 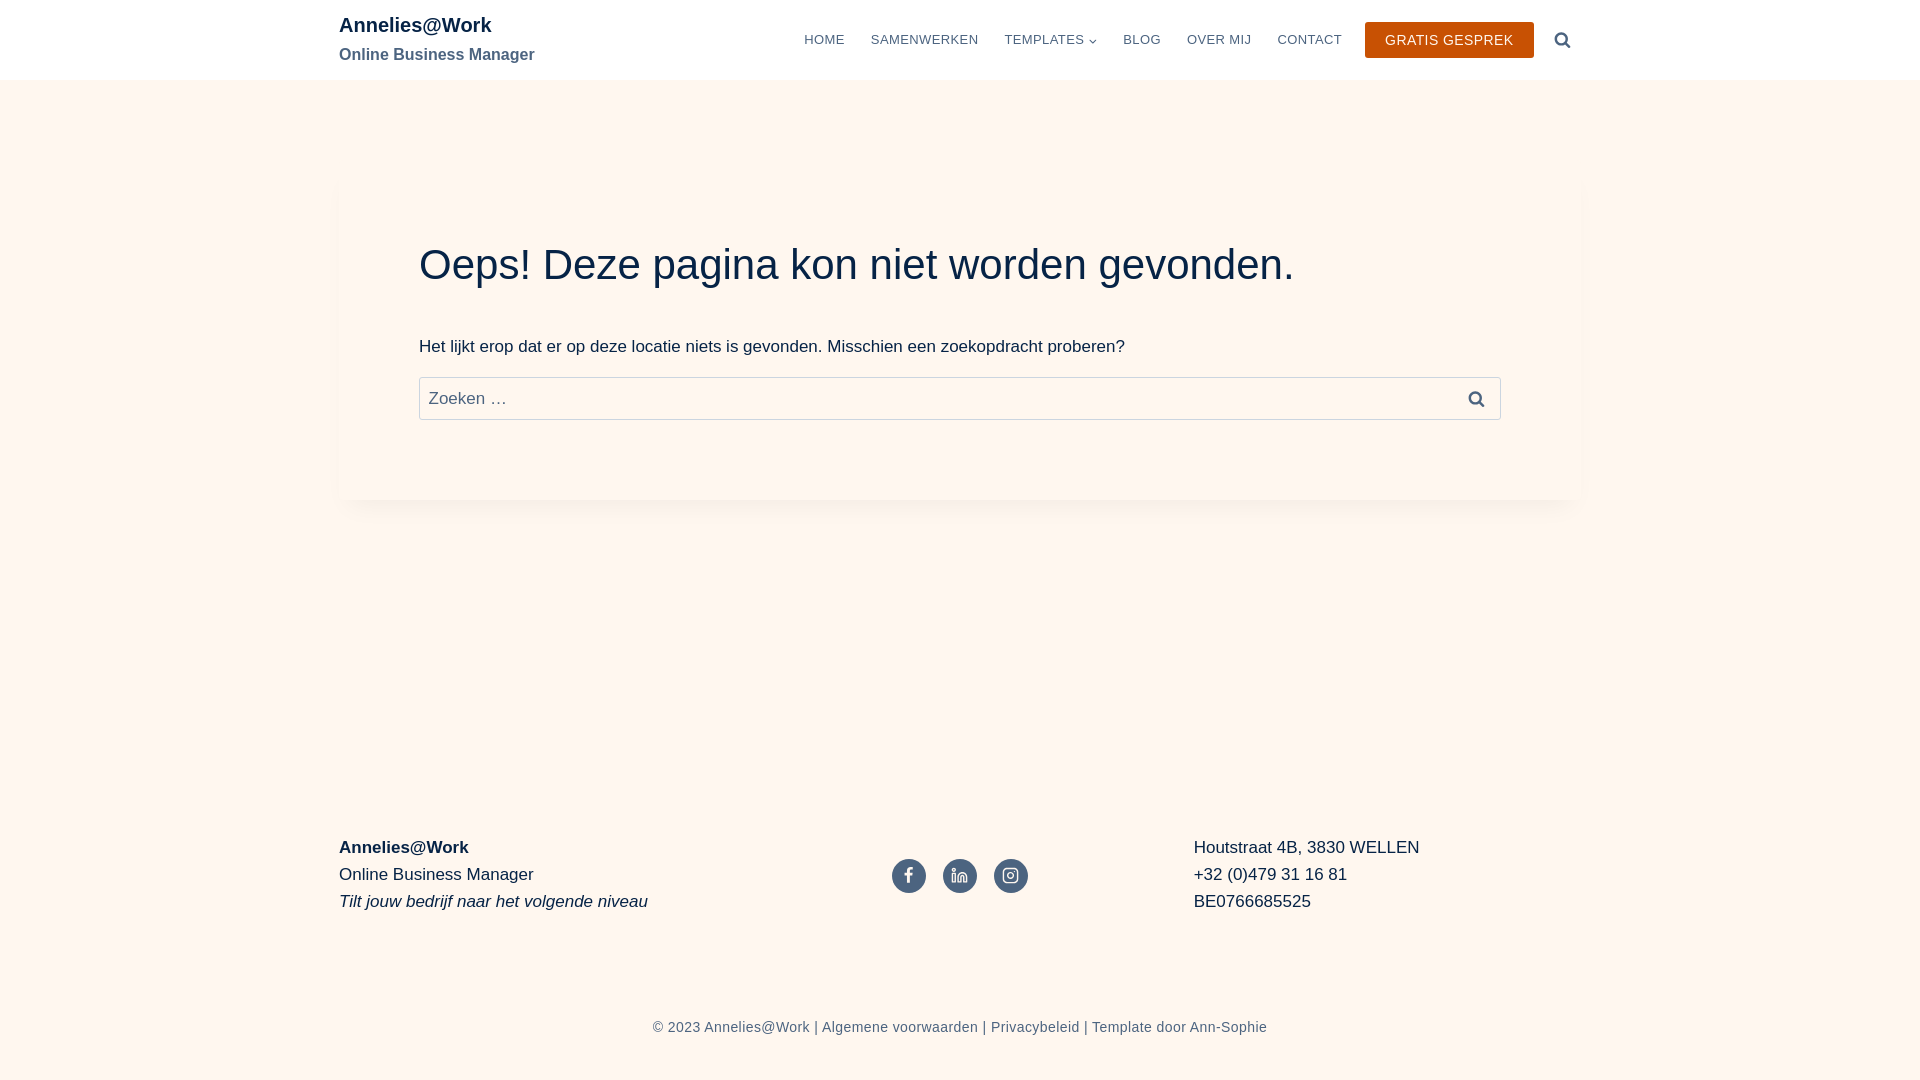 What do you see at coordinates (899, 1026) in the screenshot?
I see `'Algemene voorwaarden'` at bounding box center [899, 1026].